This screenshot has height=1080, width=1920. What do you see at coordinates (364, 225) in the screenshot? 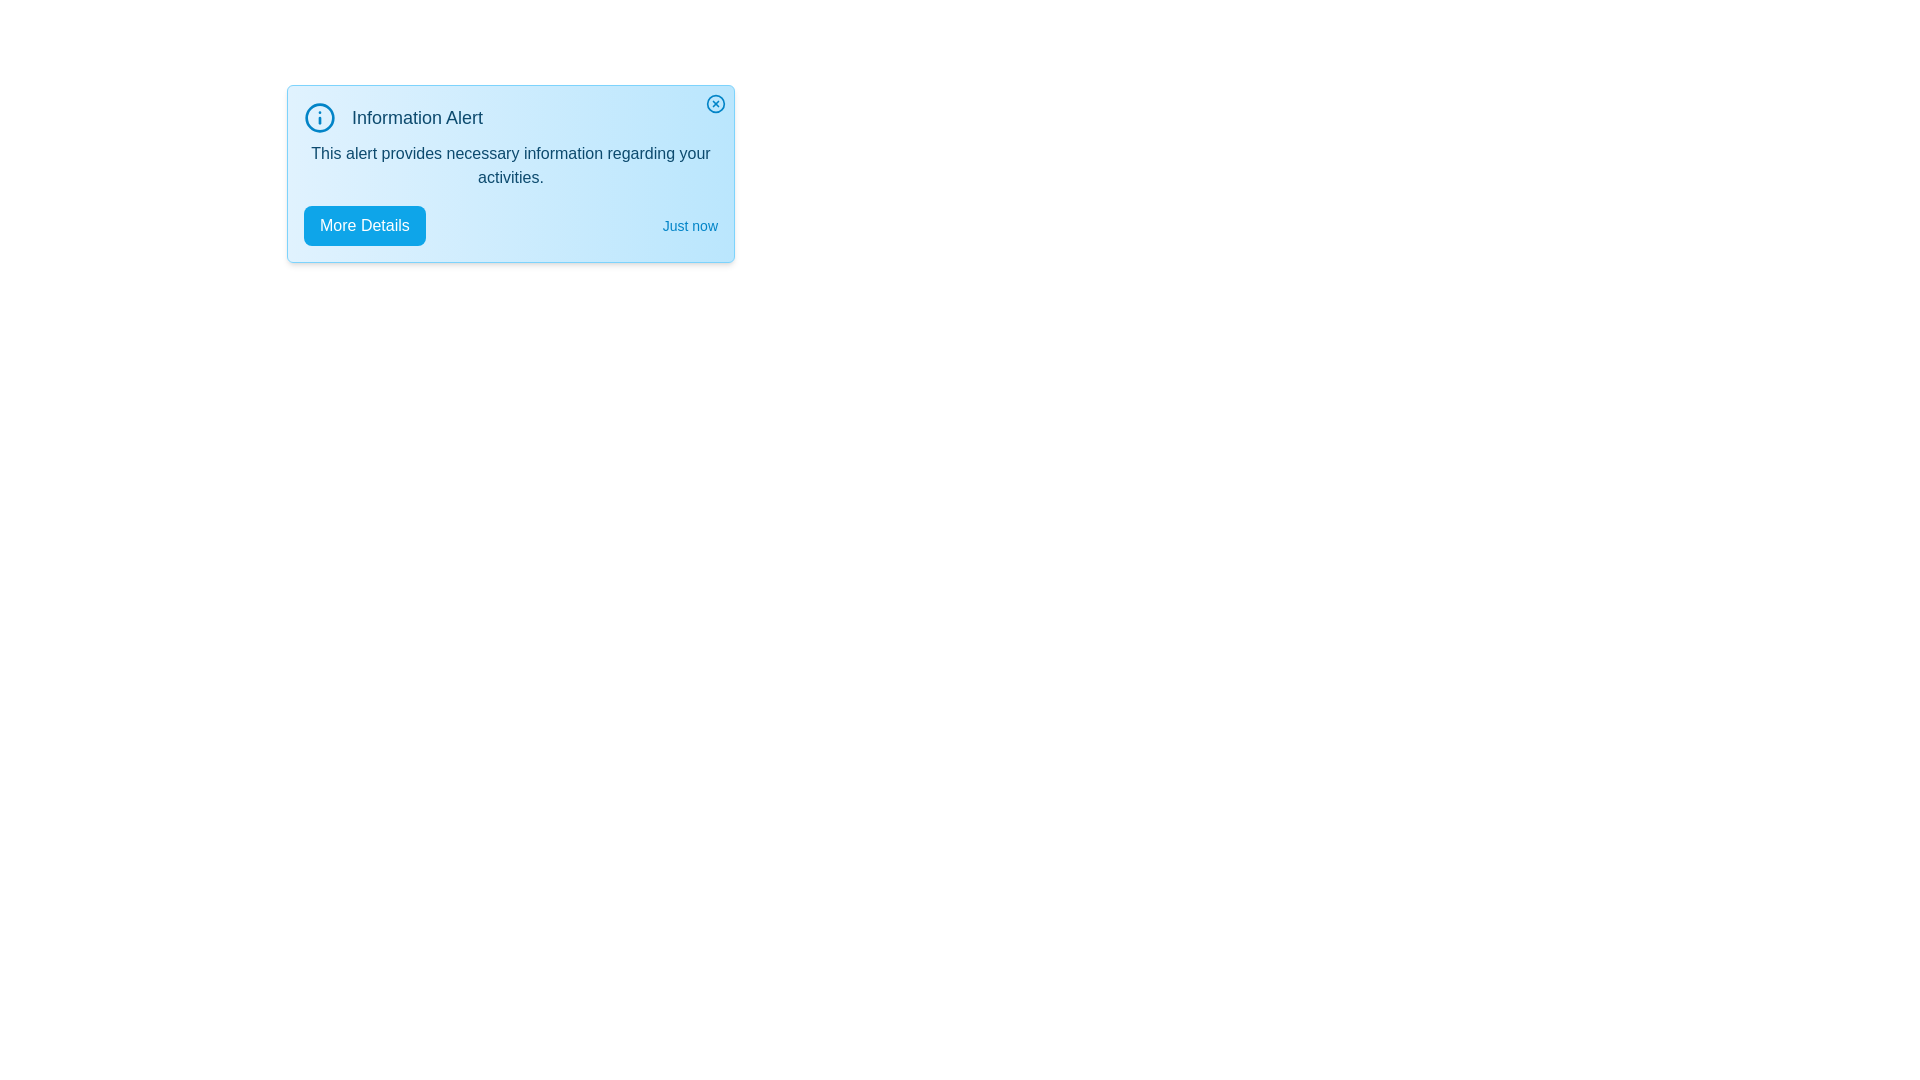
I see `the 'More Details' button to toggle detailed information` at bounding box center [364, 225].